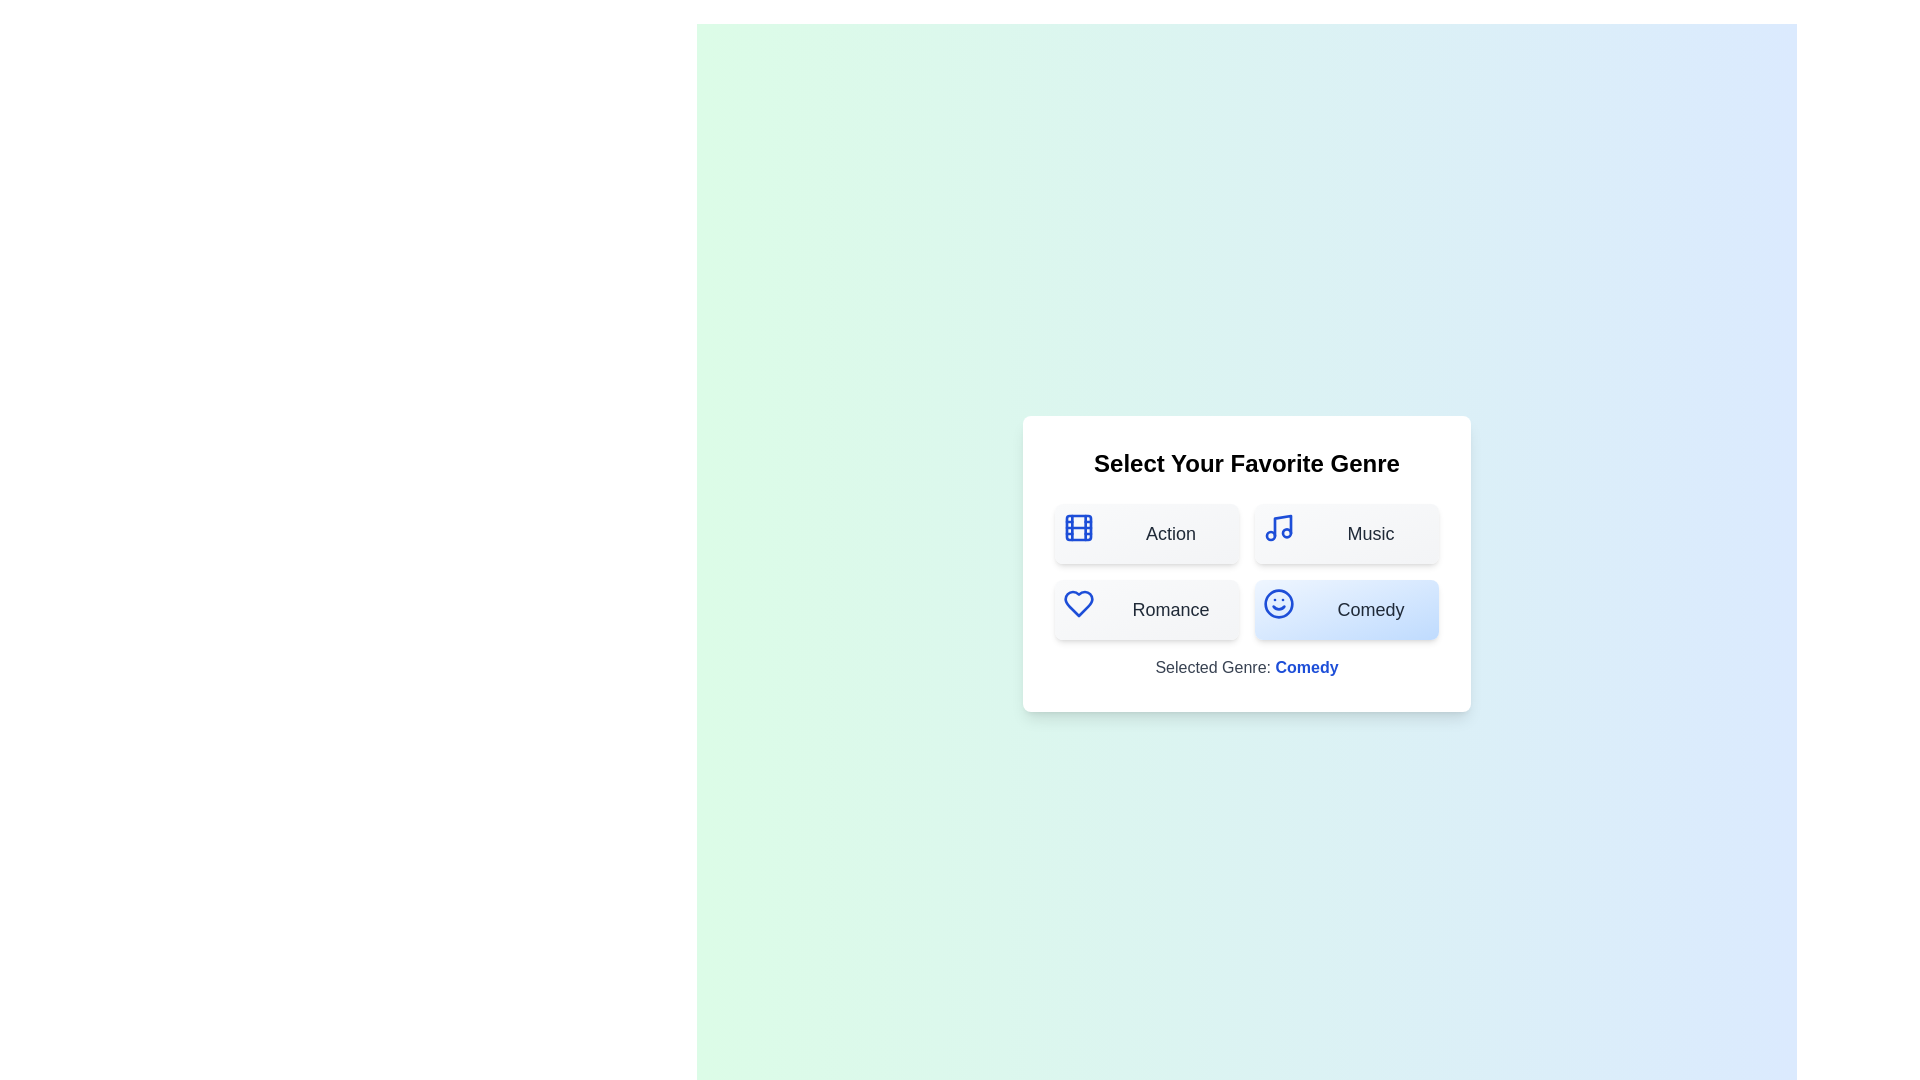  I want to click on the 'Comedy' genre button, so click(1277, 603).